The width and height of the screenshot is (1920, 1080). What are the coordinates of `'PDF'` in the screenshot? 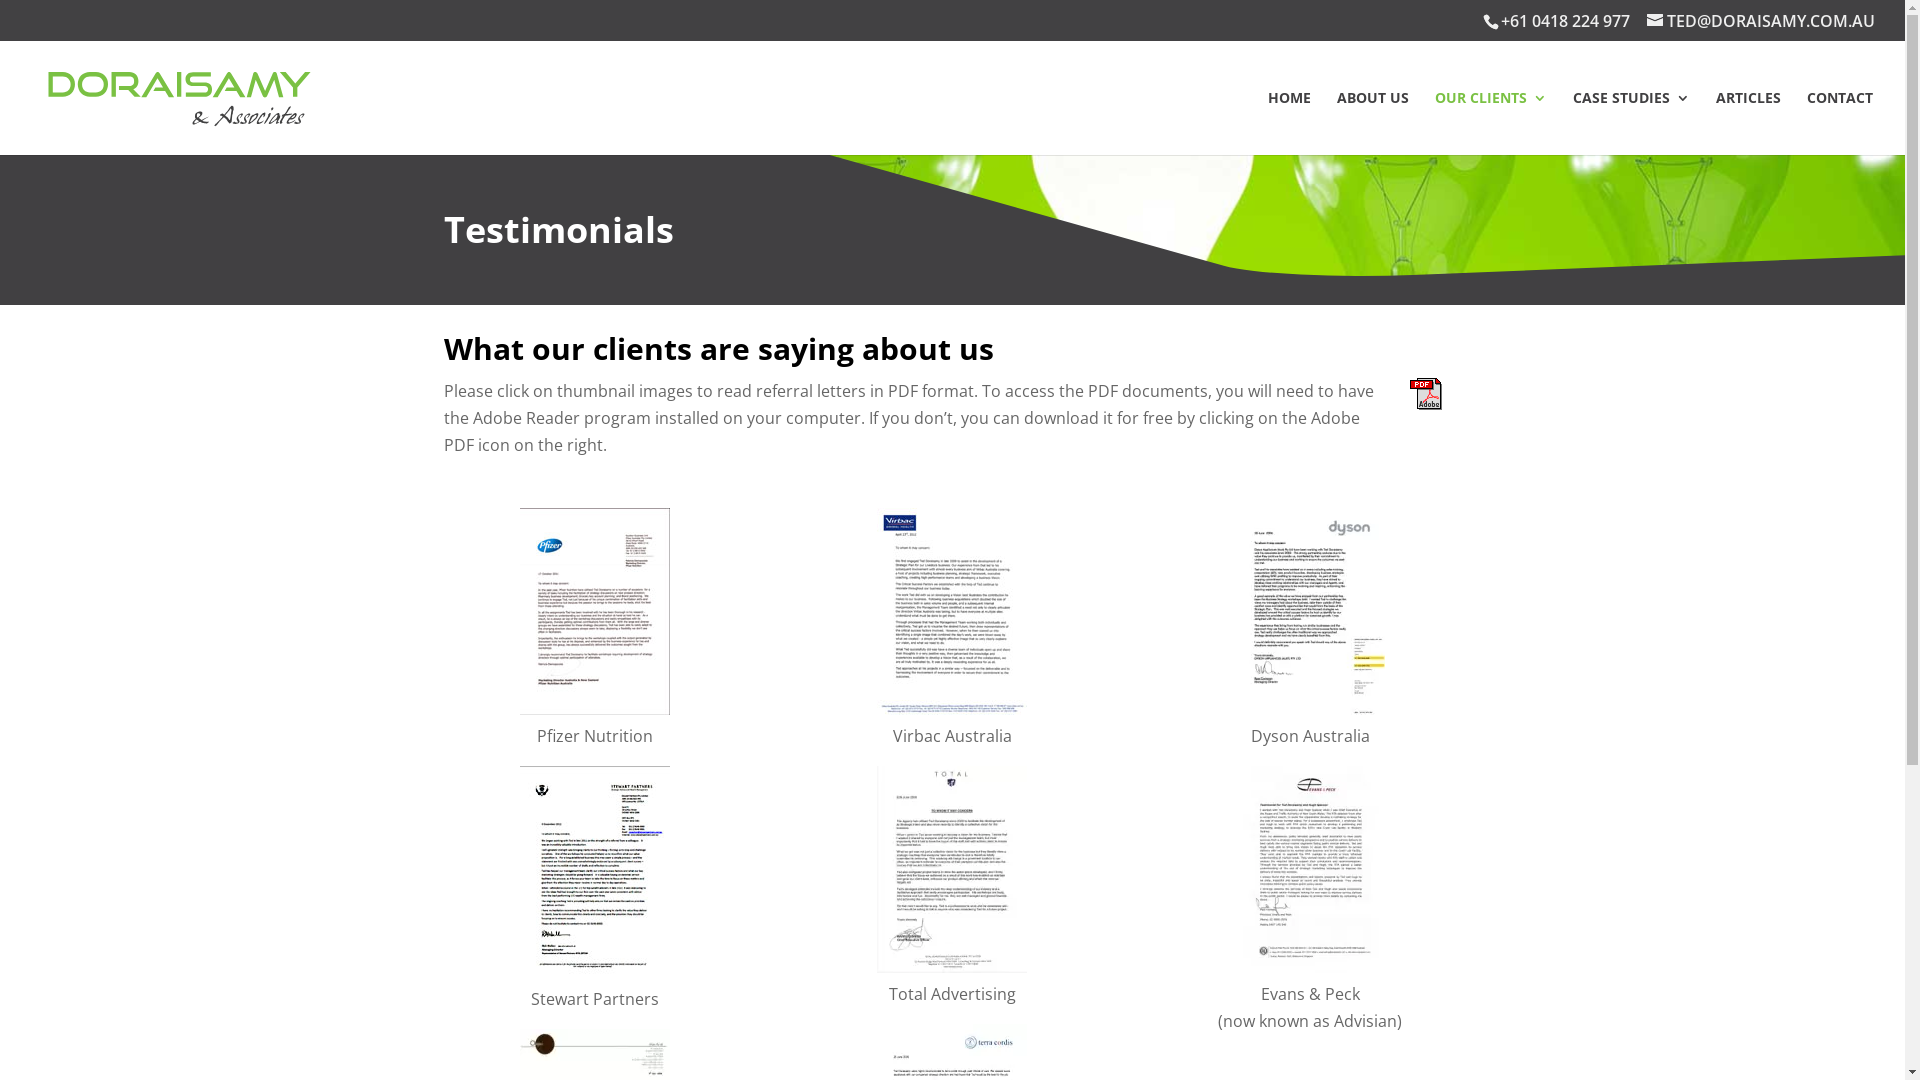 It's located at (1424, 393).